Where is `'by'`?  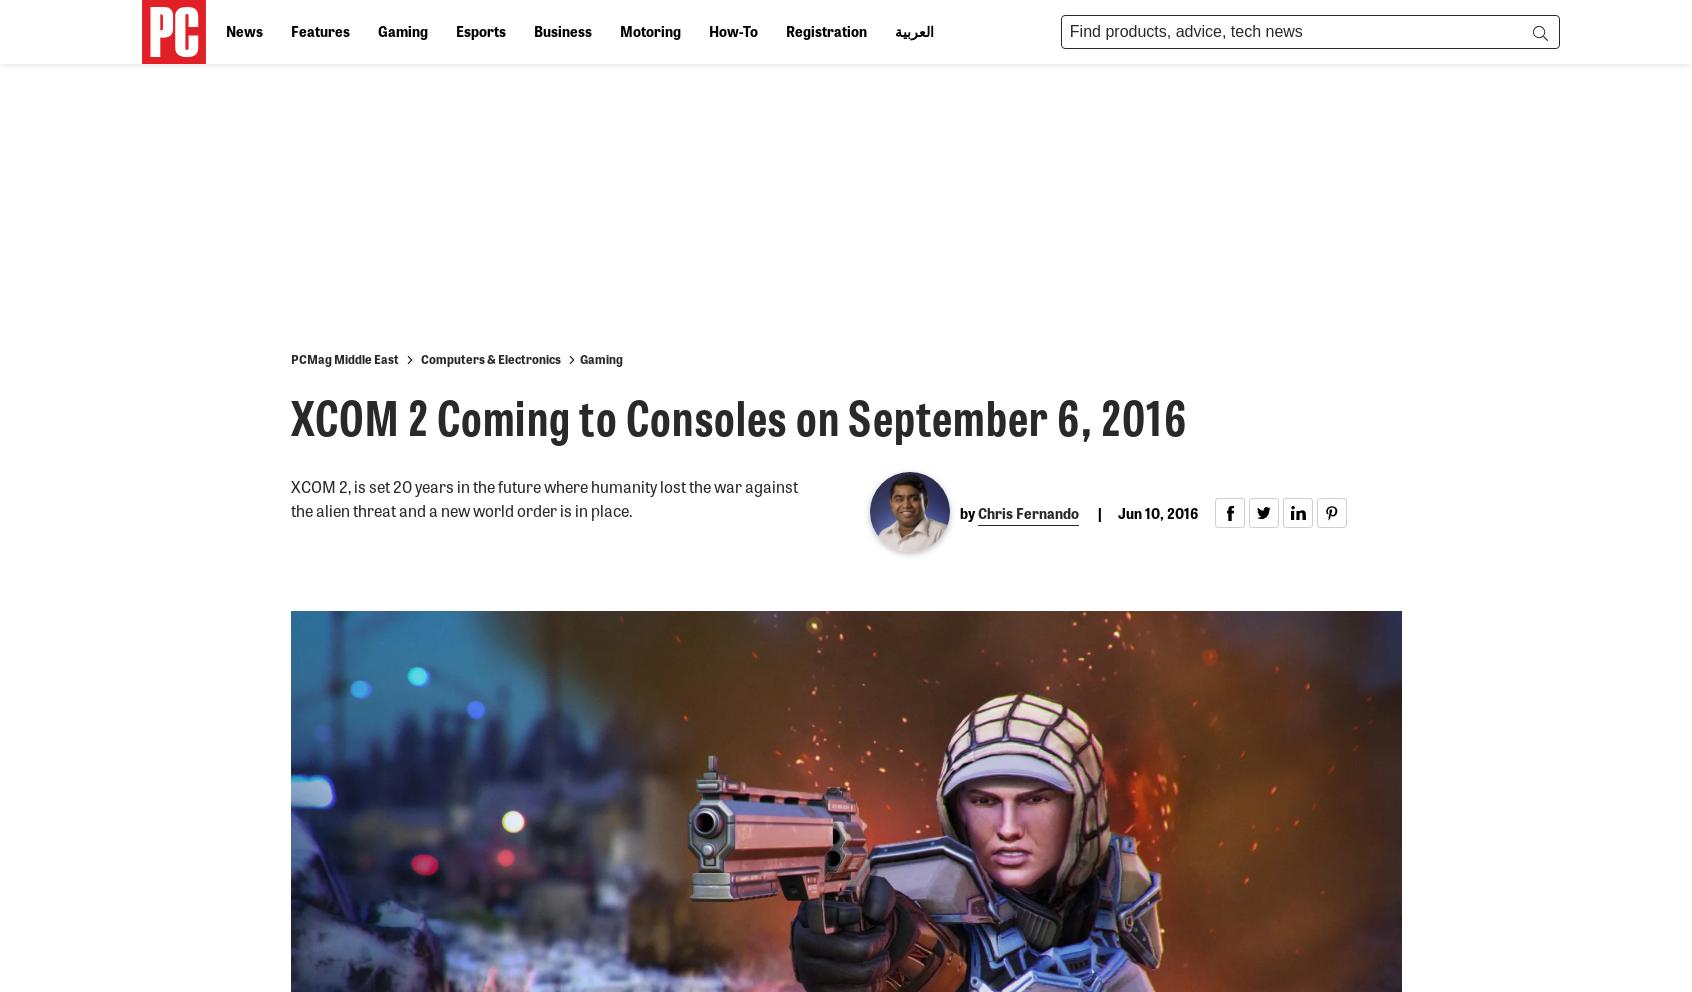
'by' is located at coordinates (960, 511).